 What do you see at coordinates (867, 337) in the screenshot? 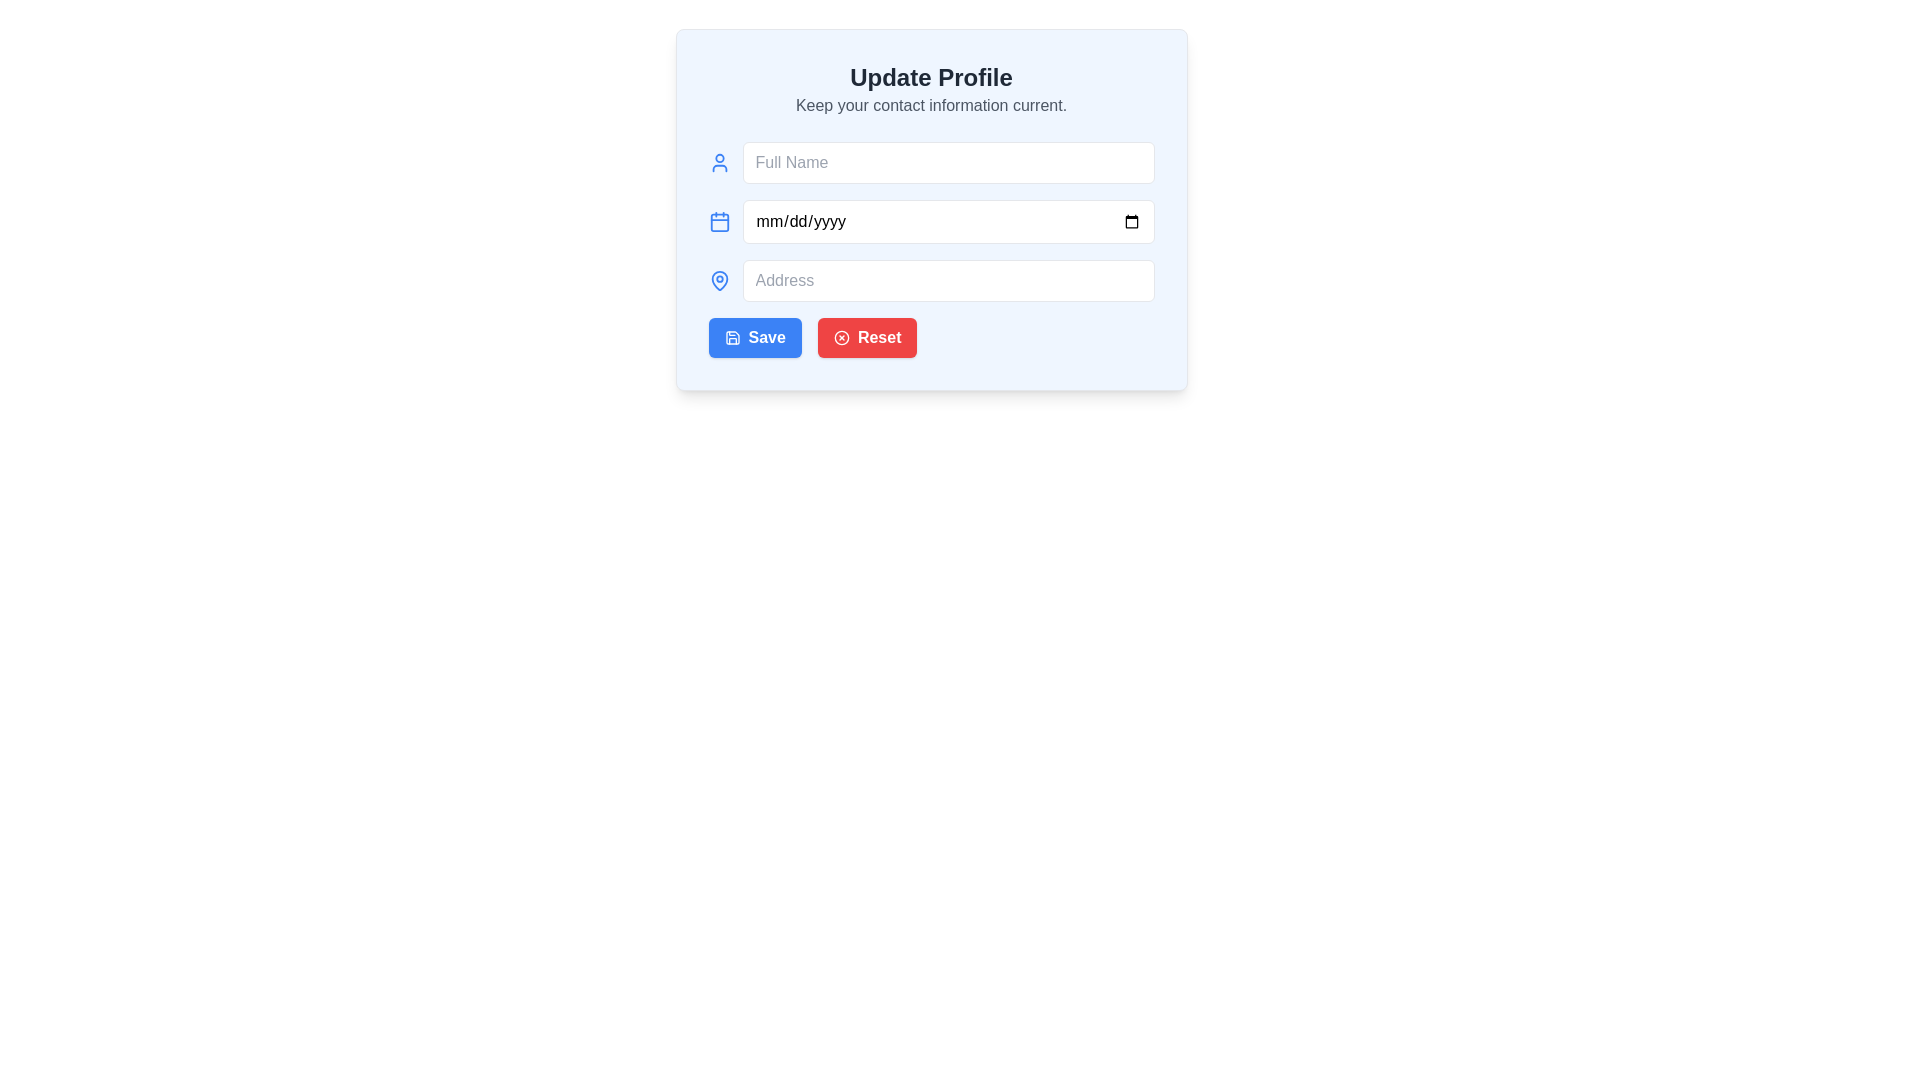
I see `the reset button located at the bottom of the form, to the right of the 'Save' button, which allows users to clear or revert the input data in the form` at bounding box center [867, 337].